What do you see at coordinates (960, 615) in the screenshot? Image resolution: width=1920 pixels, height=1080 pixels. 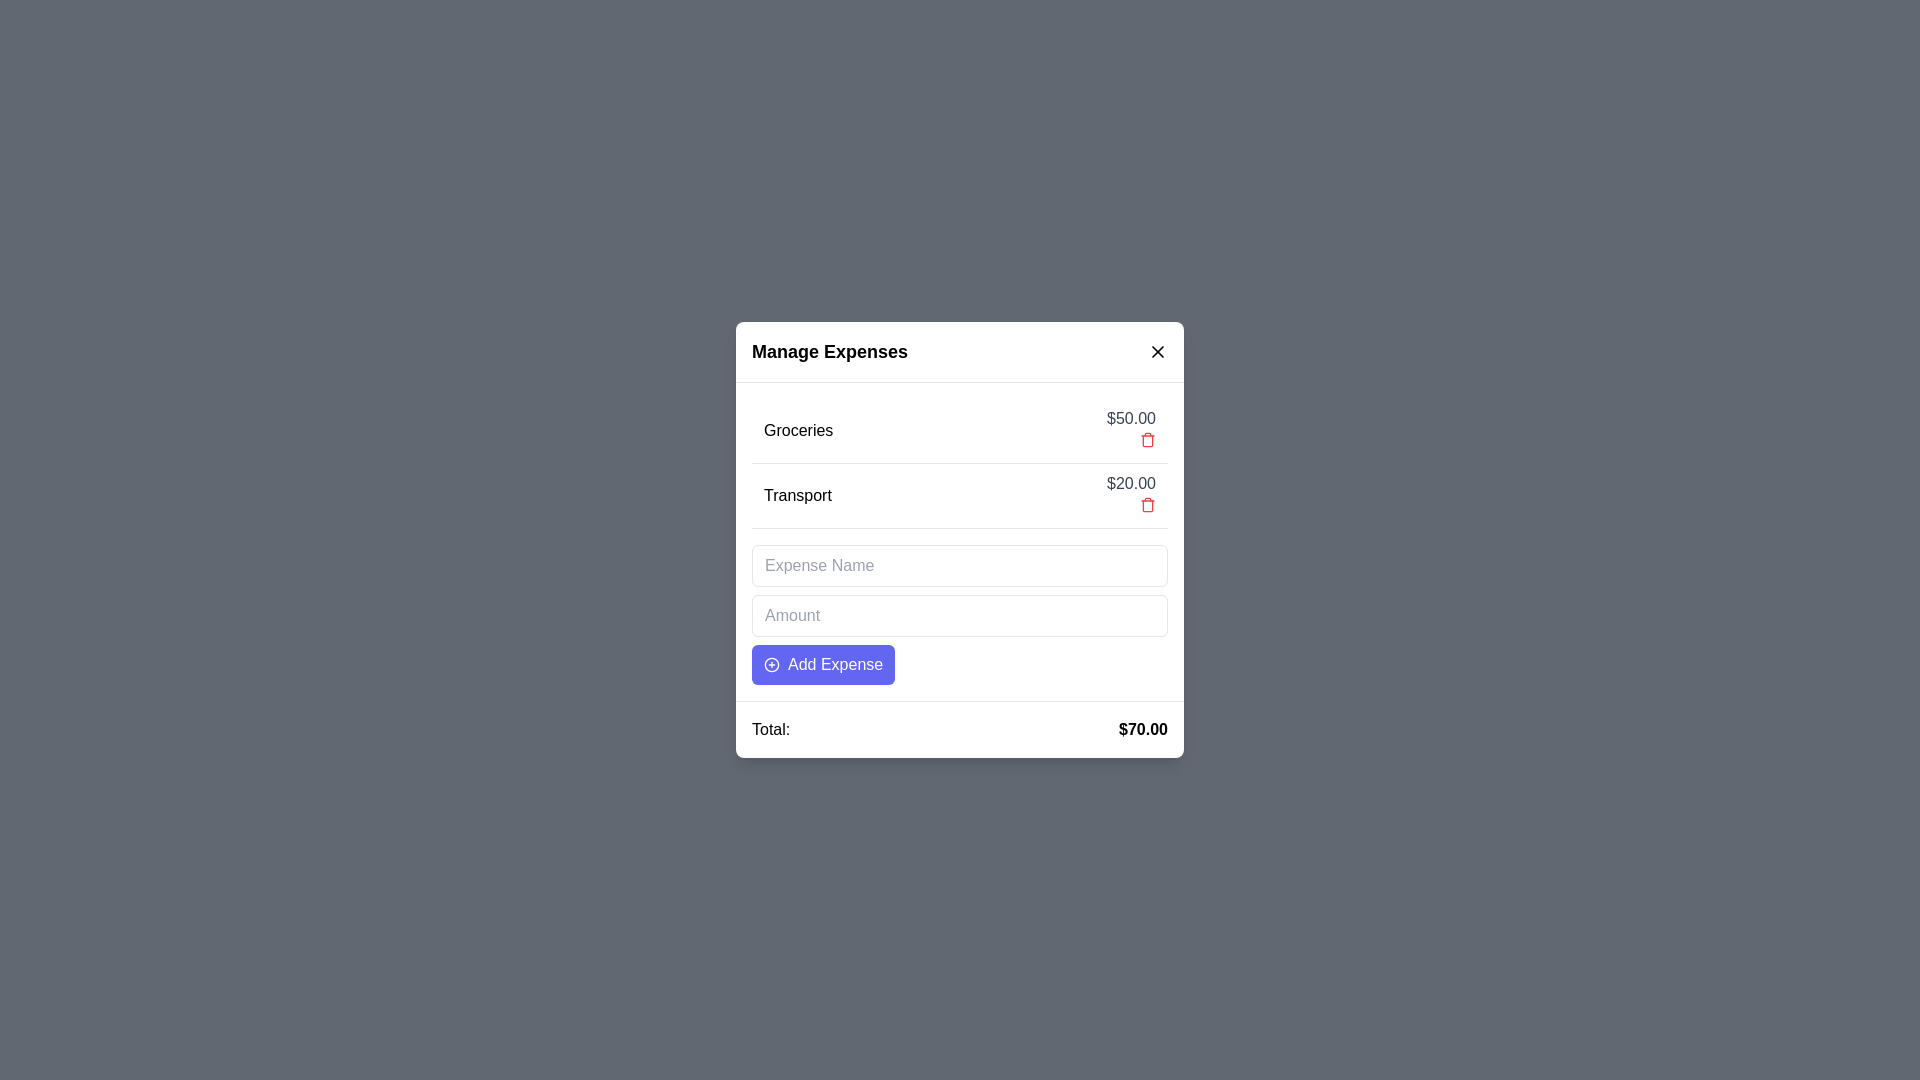 I see `the numeric input field for expense entry located in the 'Add Expense' section, which is positioned below the 'Expense Name' input and above the 'Add Expense' button` at bounding box center [960, 615].